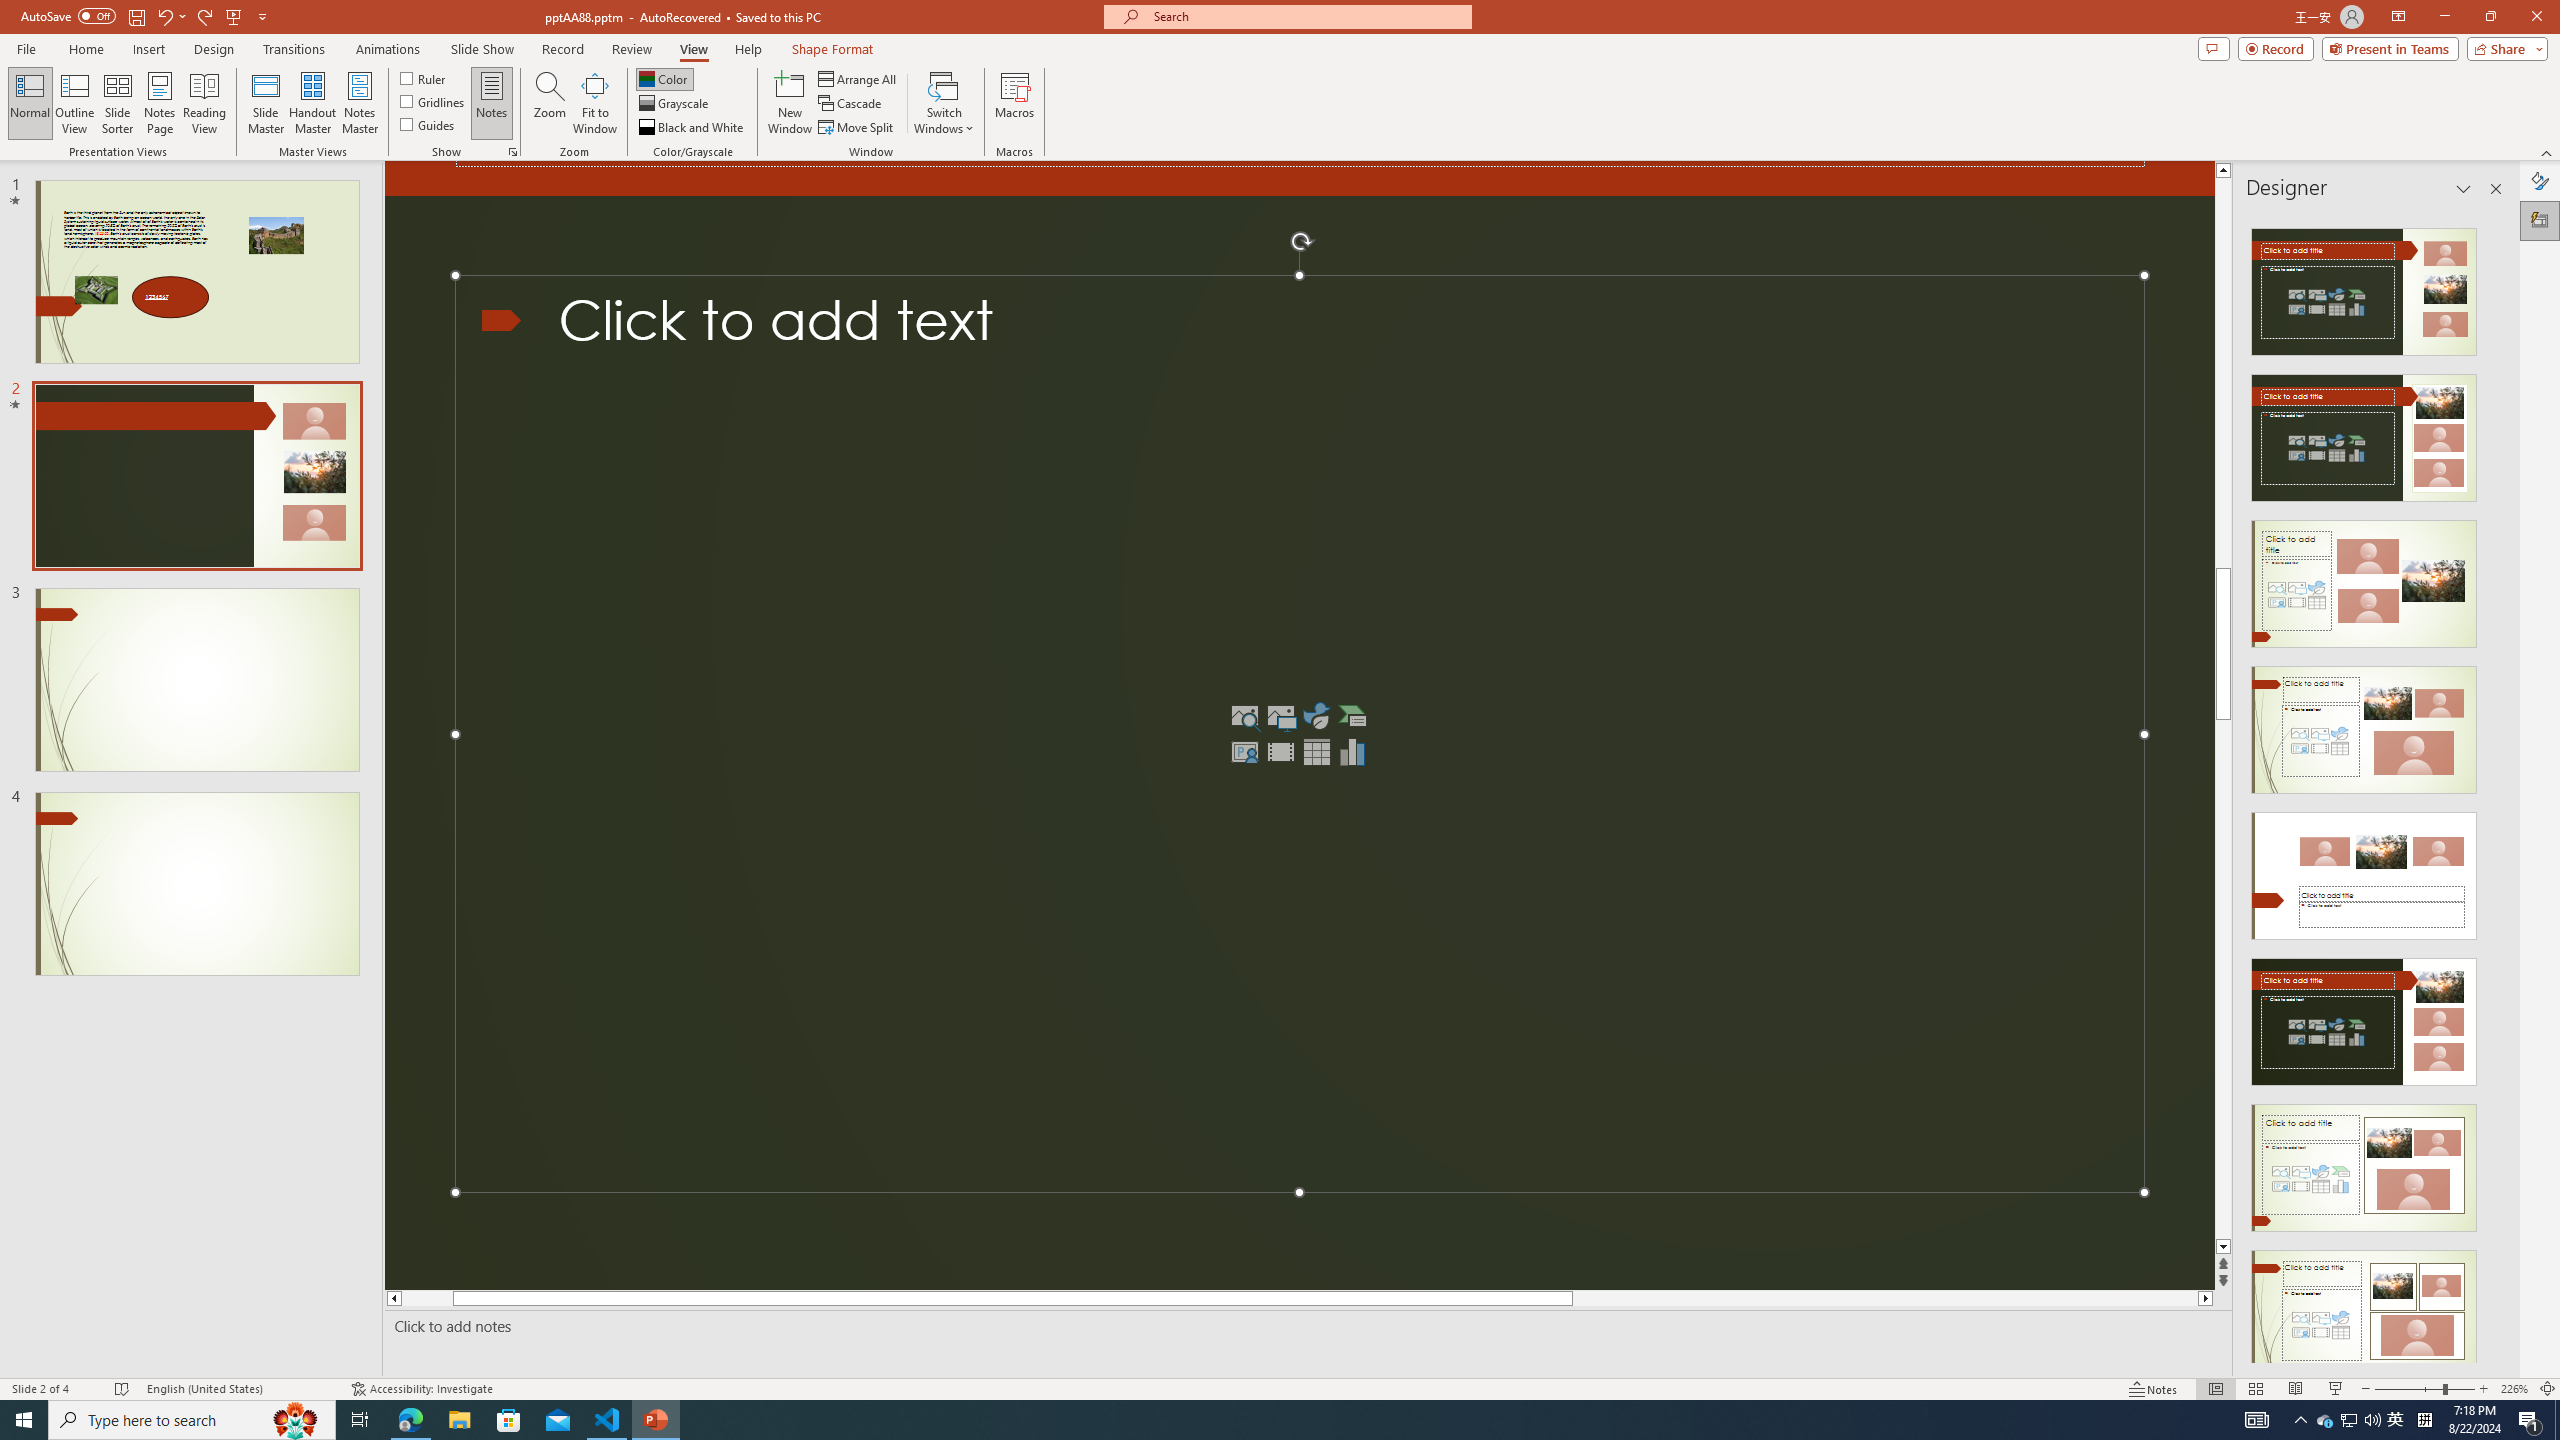  I want to click on 'Stock Images', so click(1244, 715).